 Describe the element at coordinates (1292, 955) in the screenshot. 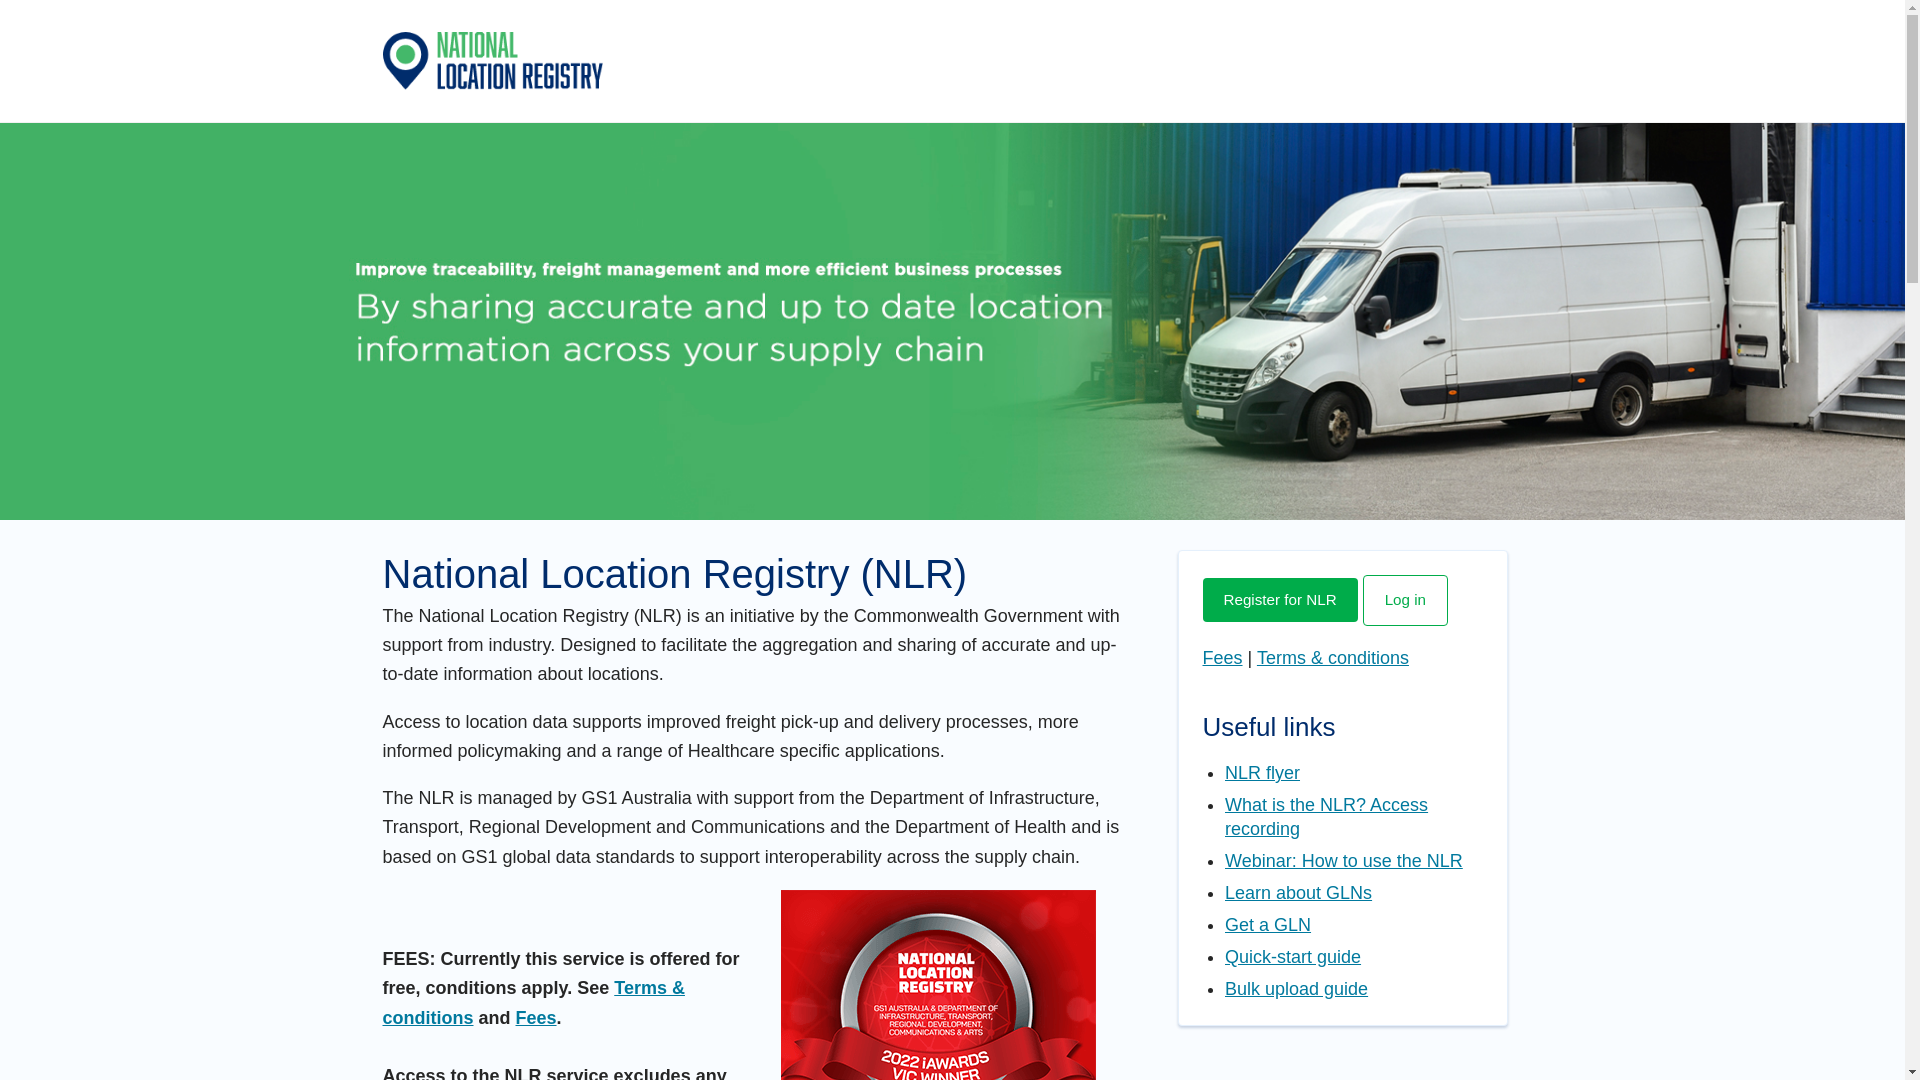

I see `'Quick-start guide'` at that location.